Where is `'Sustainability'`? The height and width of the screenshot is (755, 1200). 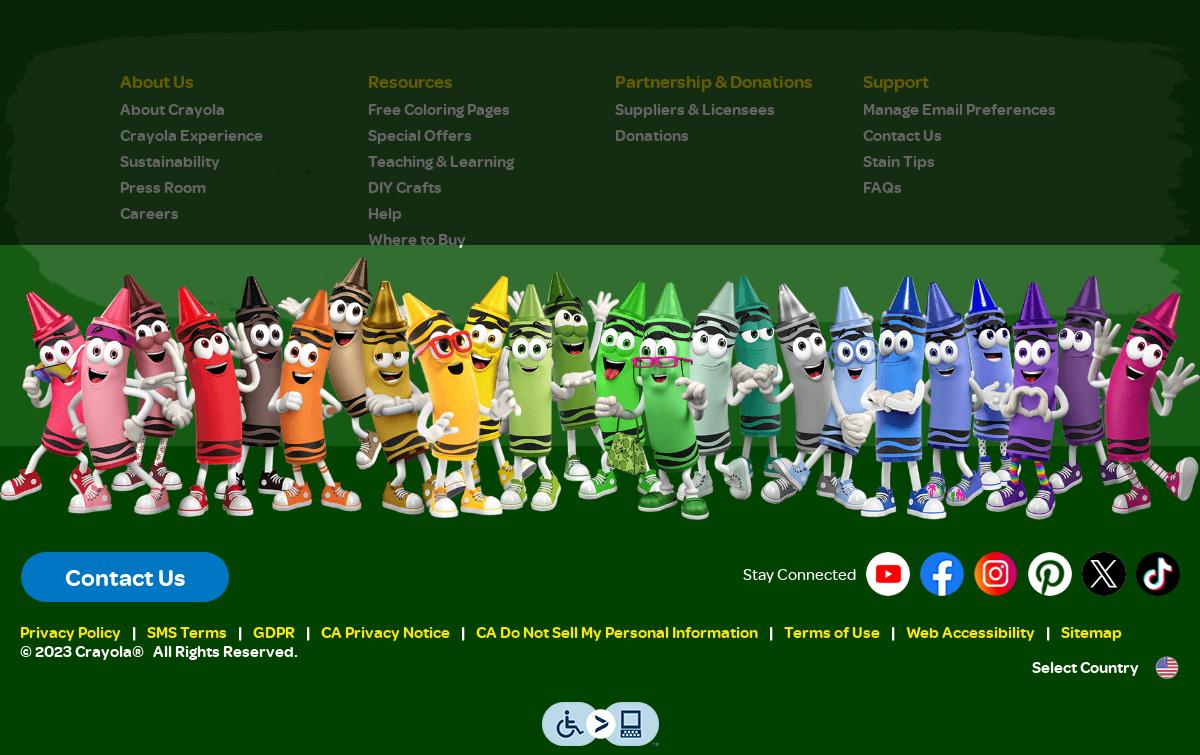 'Sustainability' is located at coordinates (169, 159).